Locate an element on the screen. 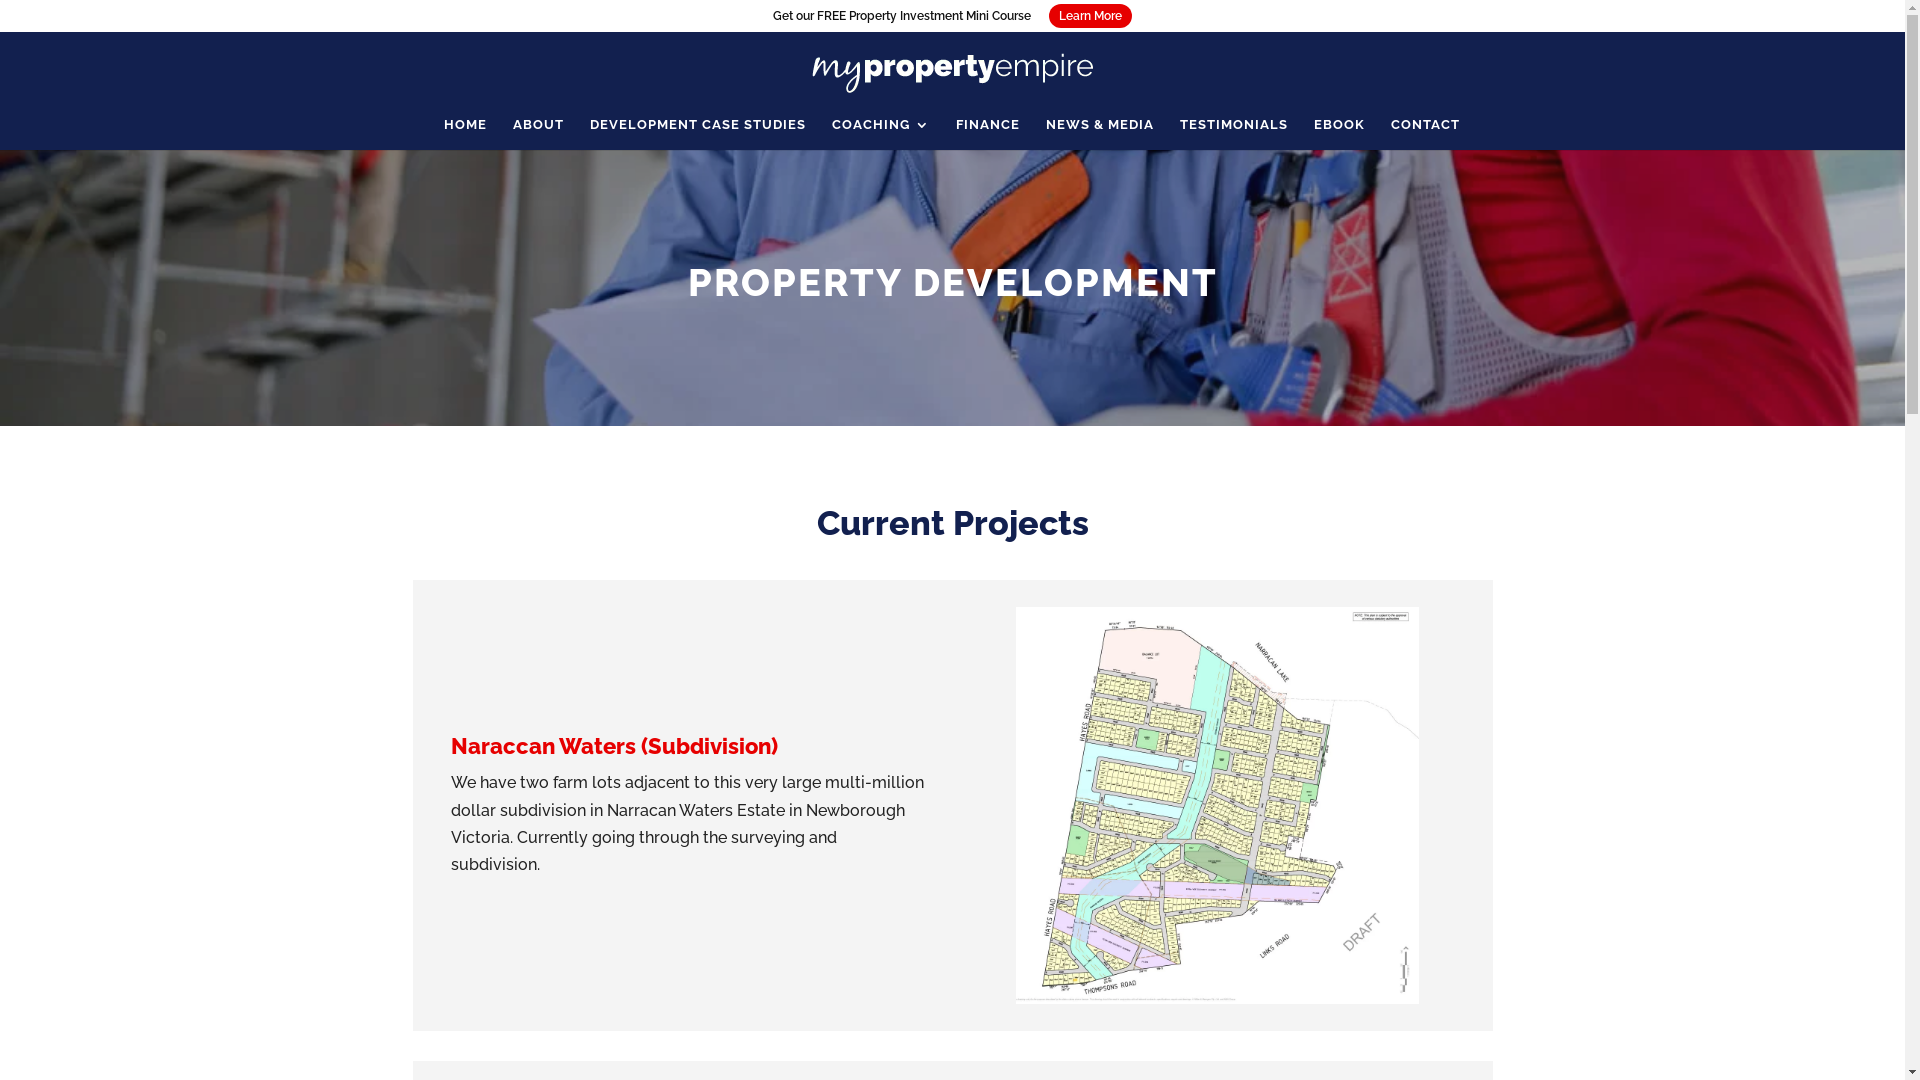  'CONTACT' is located at coordinates (1423, 134).